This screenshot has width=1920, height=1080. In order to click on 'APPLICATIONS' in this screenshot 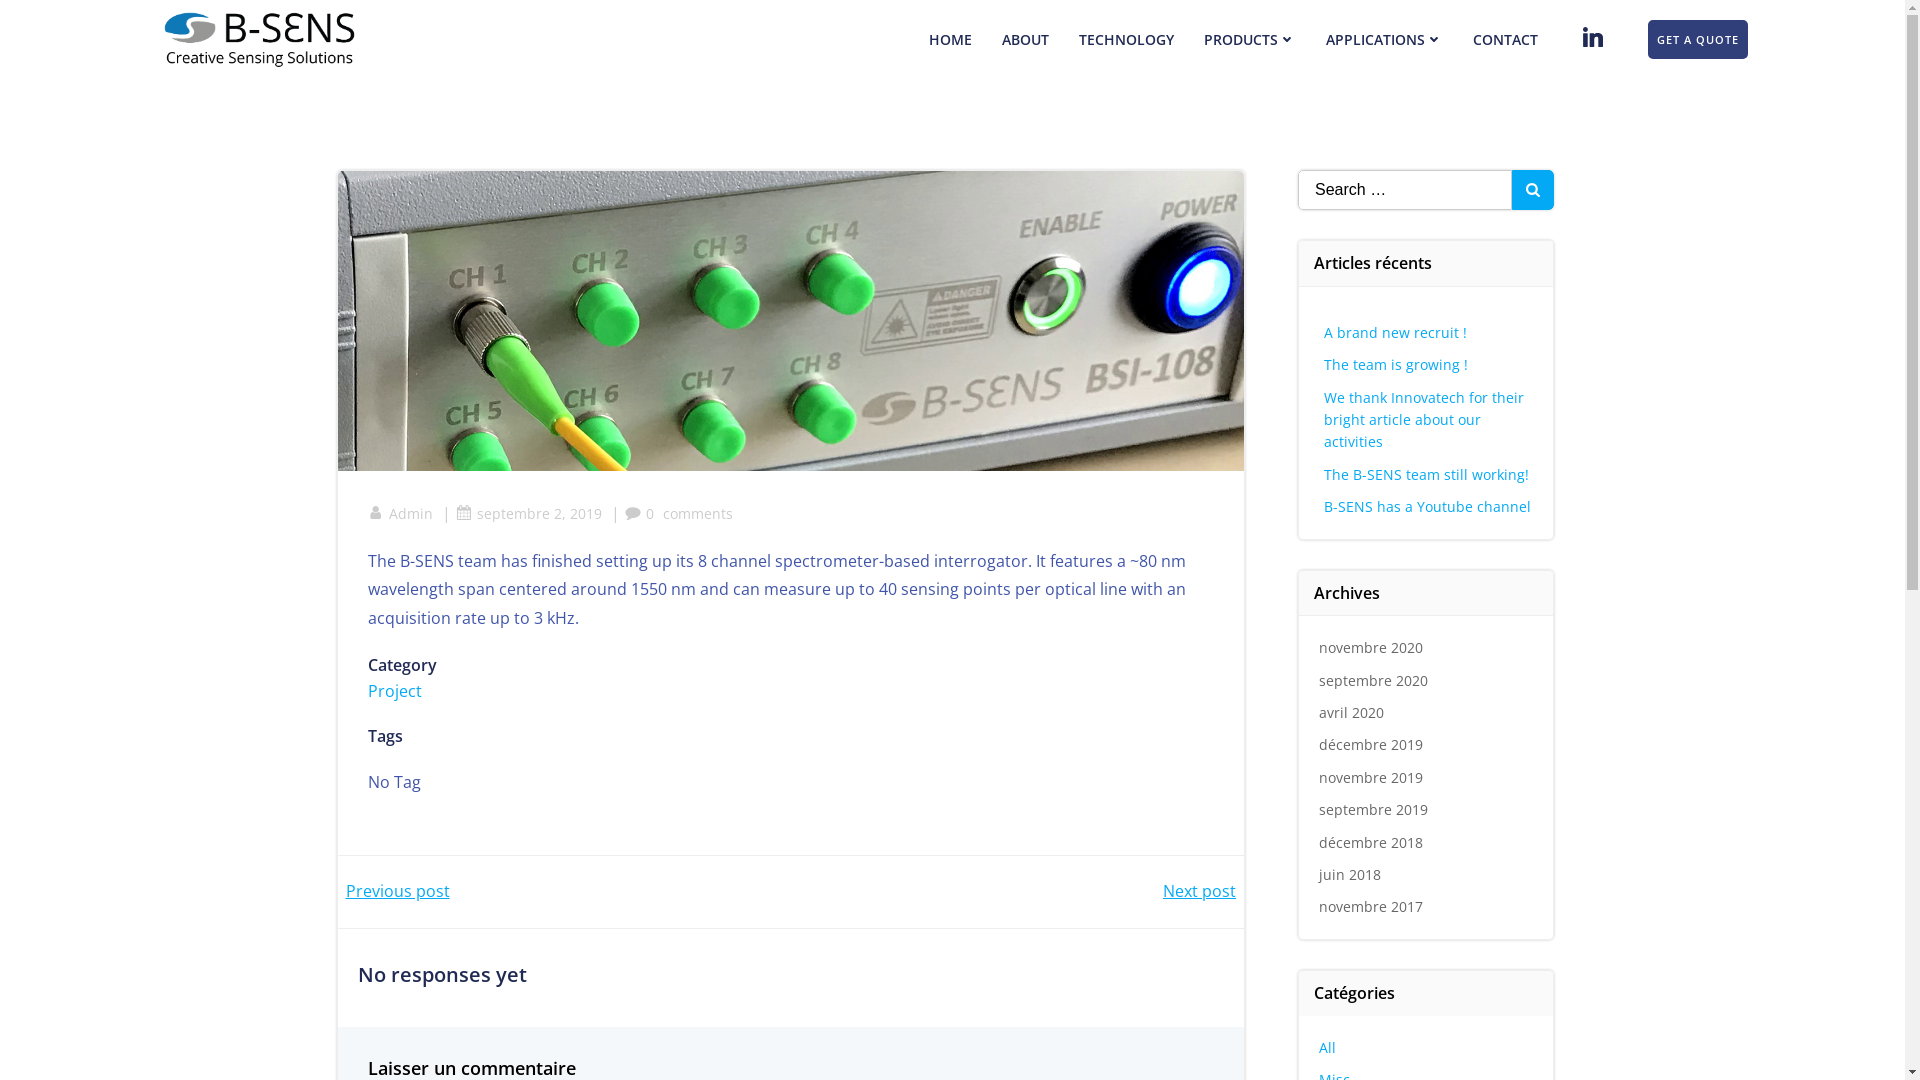, I will do `click(1383, 39)`.